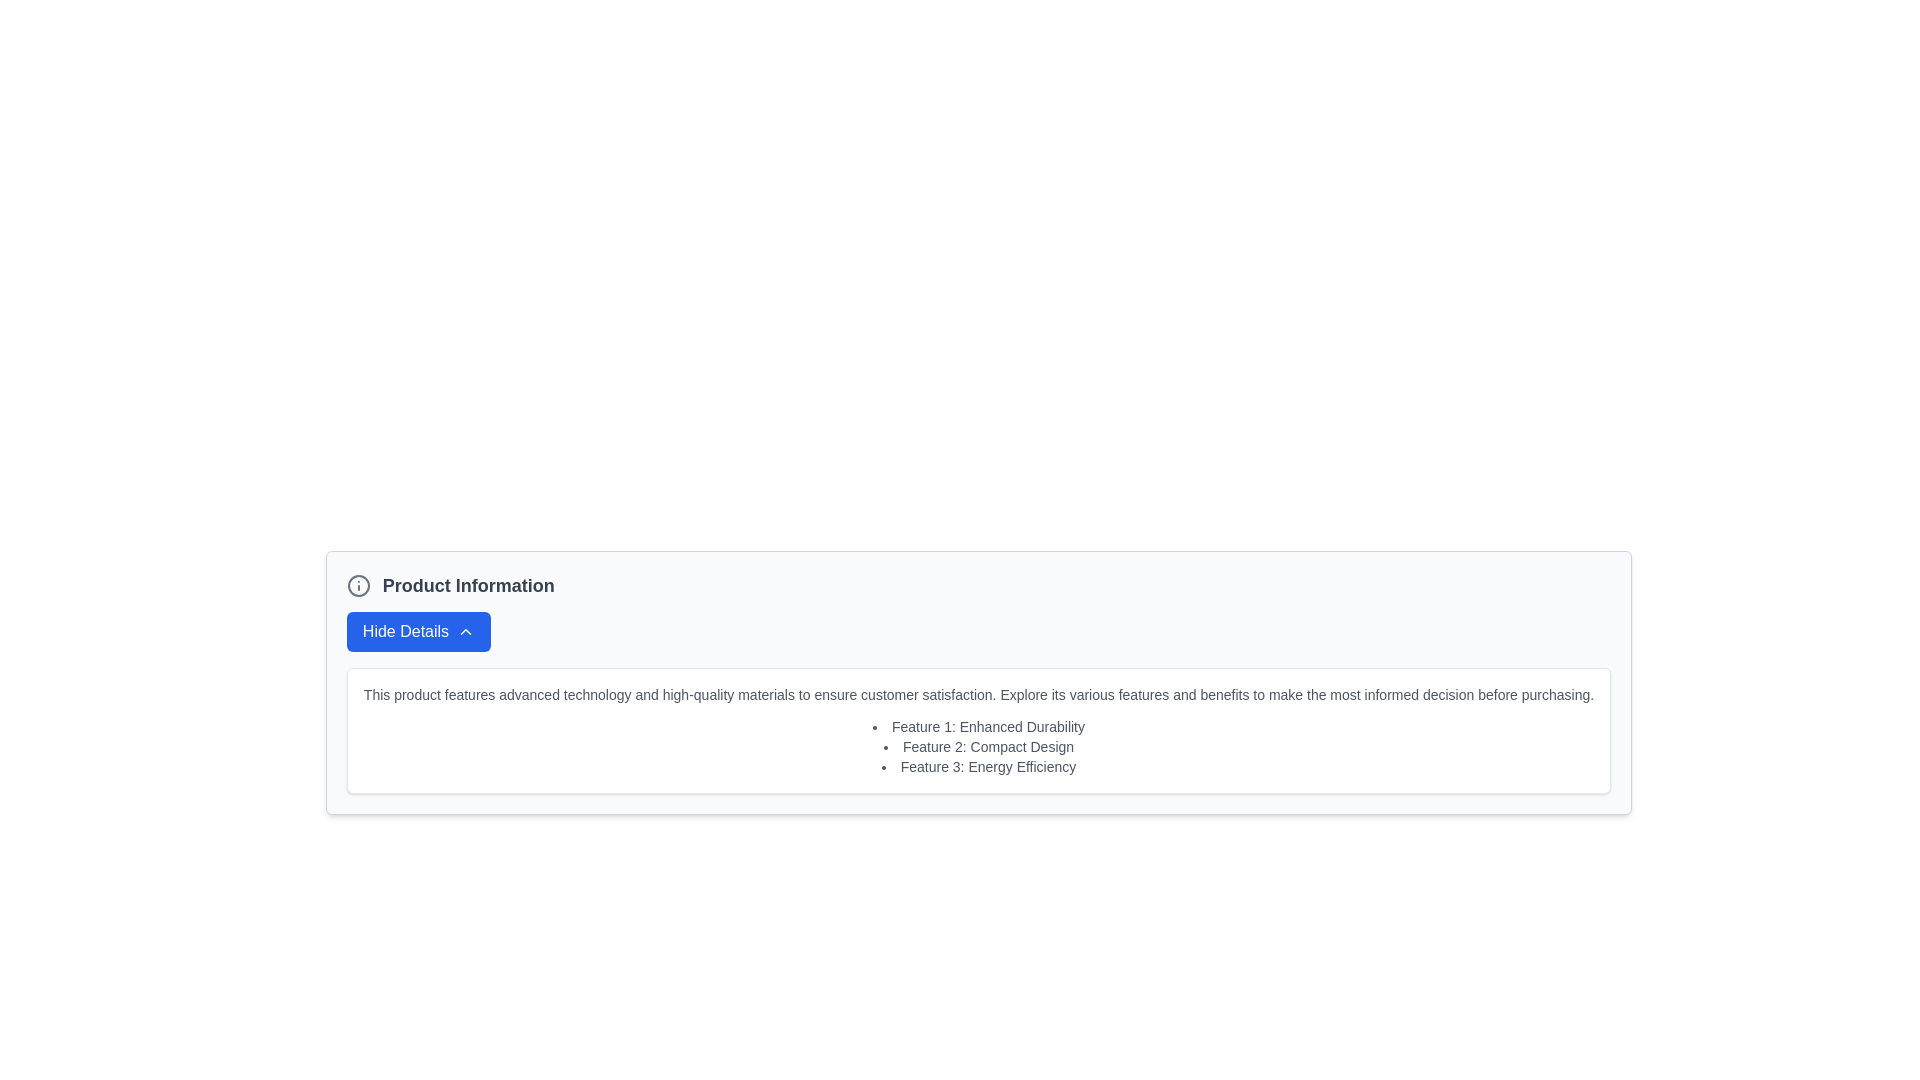  I want to click on the circular information icon with a gray stroke located to the left of 'Product Information', so click(358, 585).